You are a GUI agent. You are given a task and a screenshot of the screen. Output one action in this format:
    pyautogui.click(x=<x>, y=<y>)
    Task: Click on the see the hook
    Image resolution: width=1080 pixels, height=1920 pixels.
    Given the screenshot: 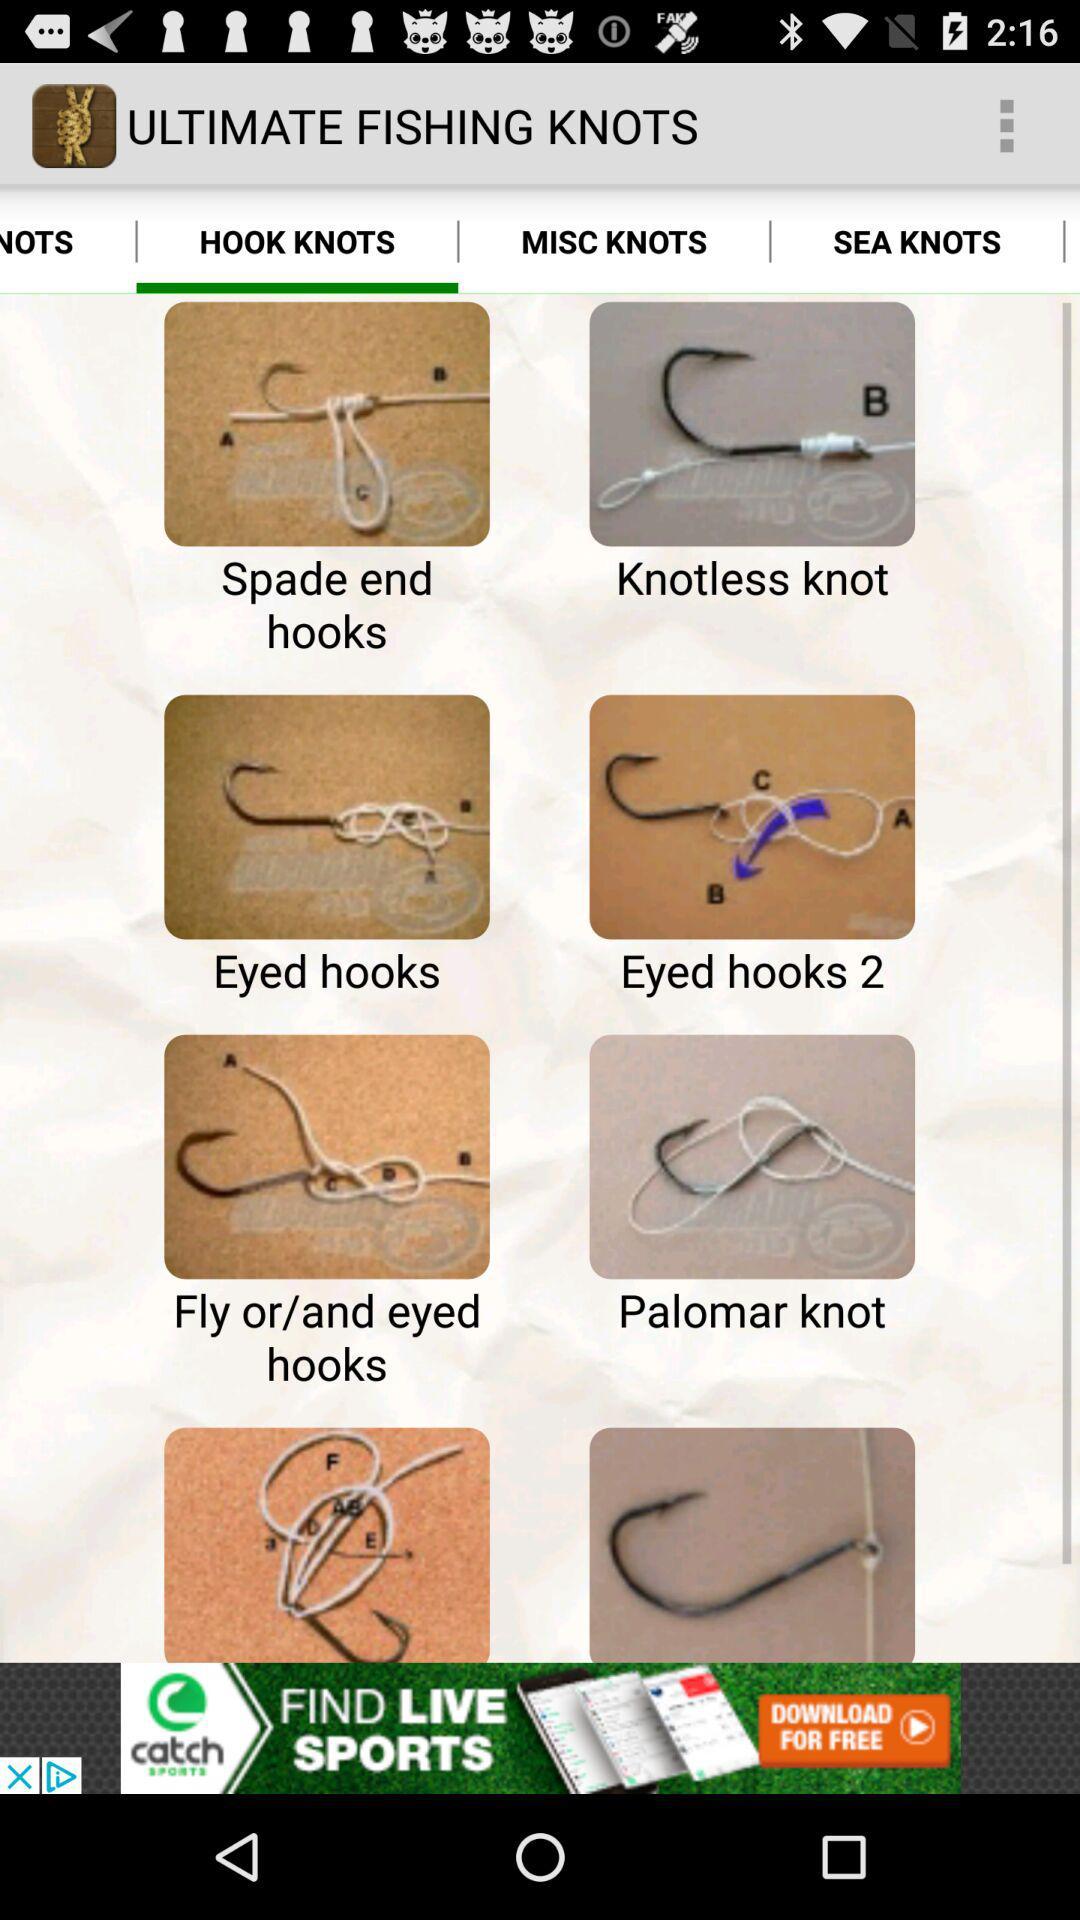 What is the action you would take?
    pyautogui.click(x=752, y=1540)
    